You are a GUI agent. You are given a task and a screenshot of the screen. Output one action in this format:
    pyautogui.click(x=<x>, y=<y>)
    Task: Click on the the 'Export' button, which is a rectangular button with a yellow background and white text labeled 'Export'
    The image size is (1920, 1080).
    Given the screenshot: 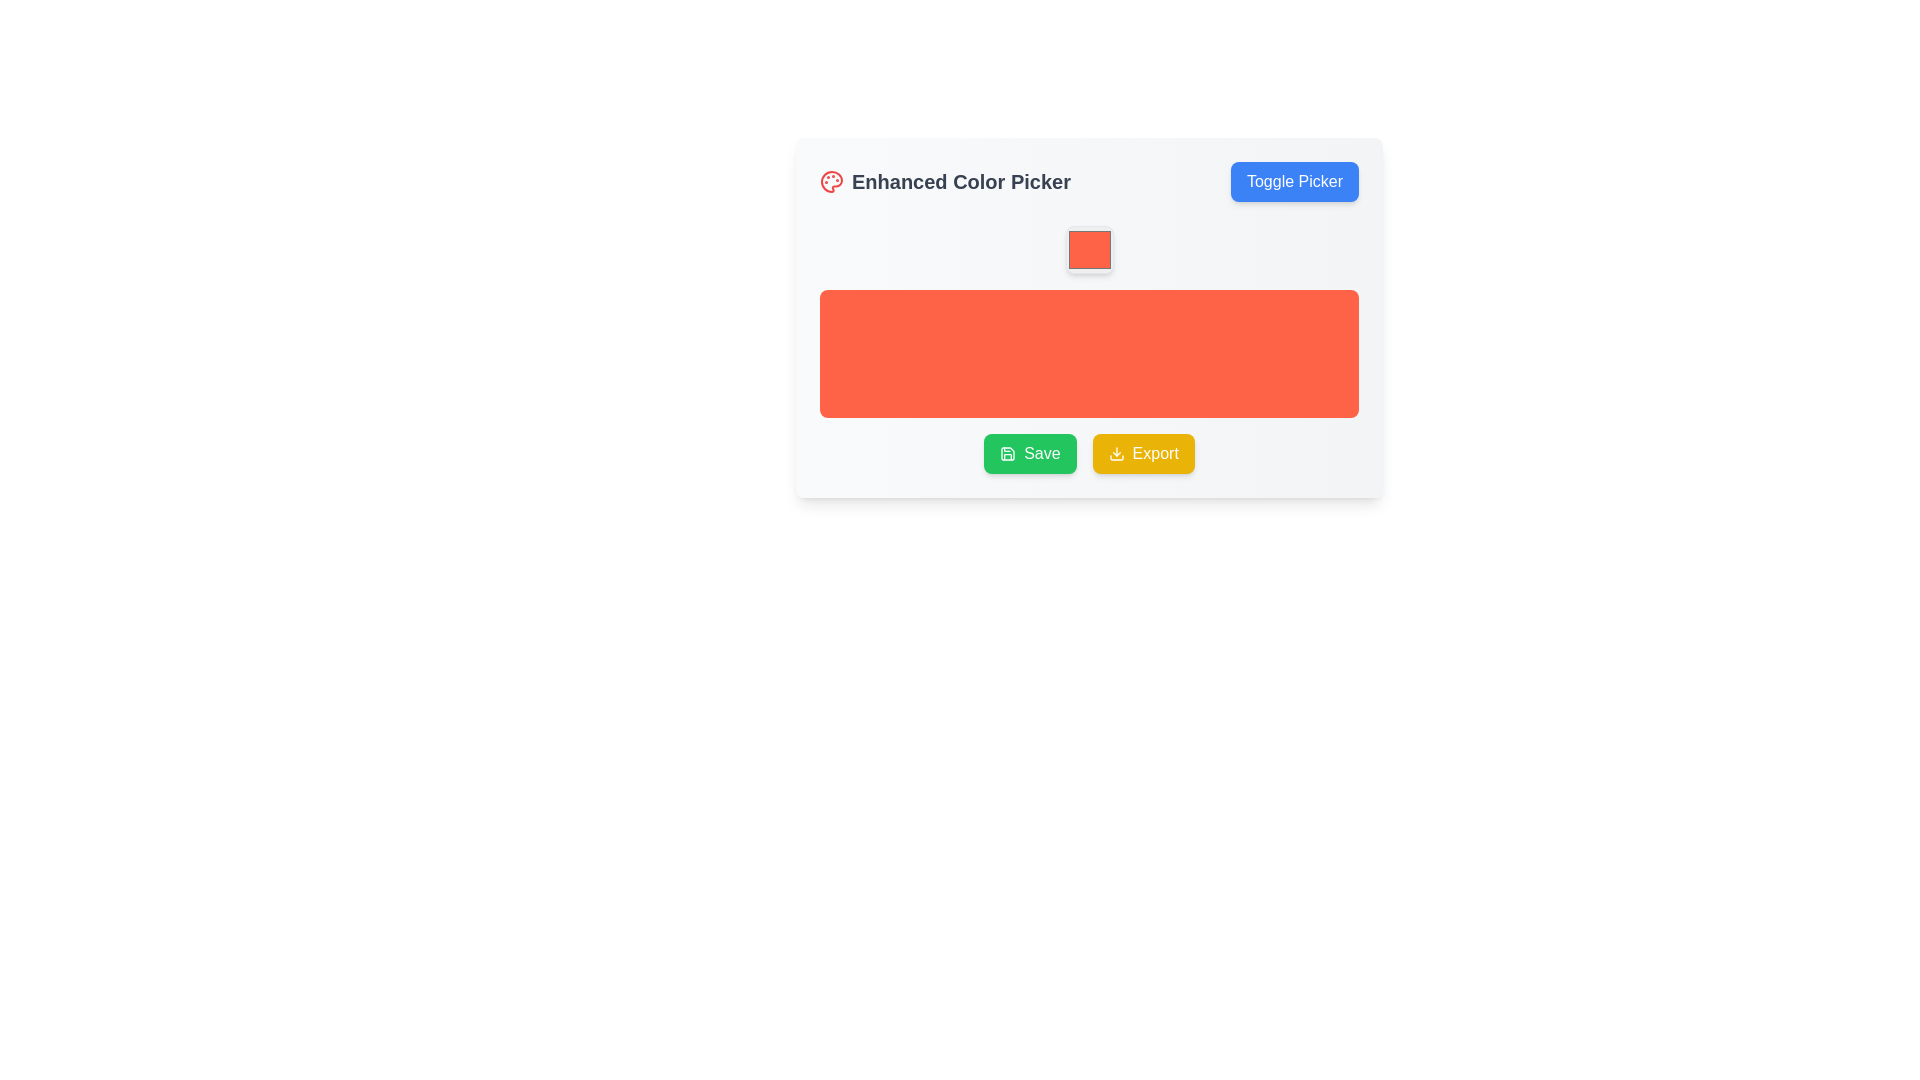 What is the action you would take?
    pyautogui.click(x=1143, y=454)
    